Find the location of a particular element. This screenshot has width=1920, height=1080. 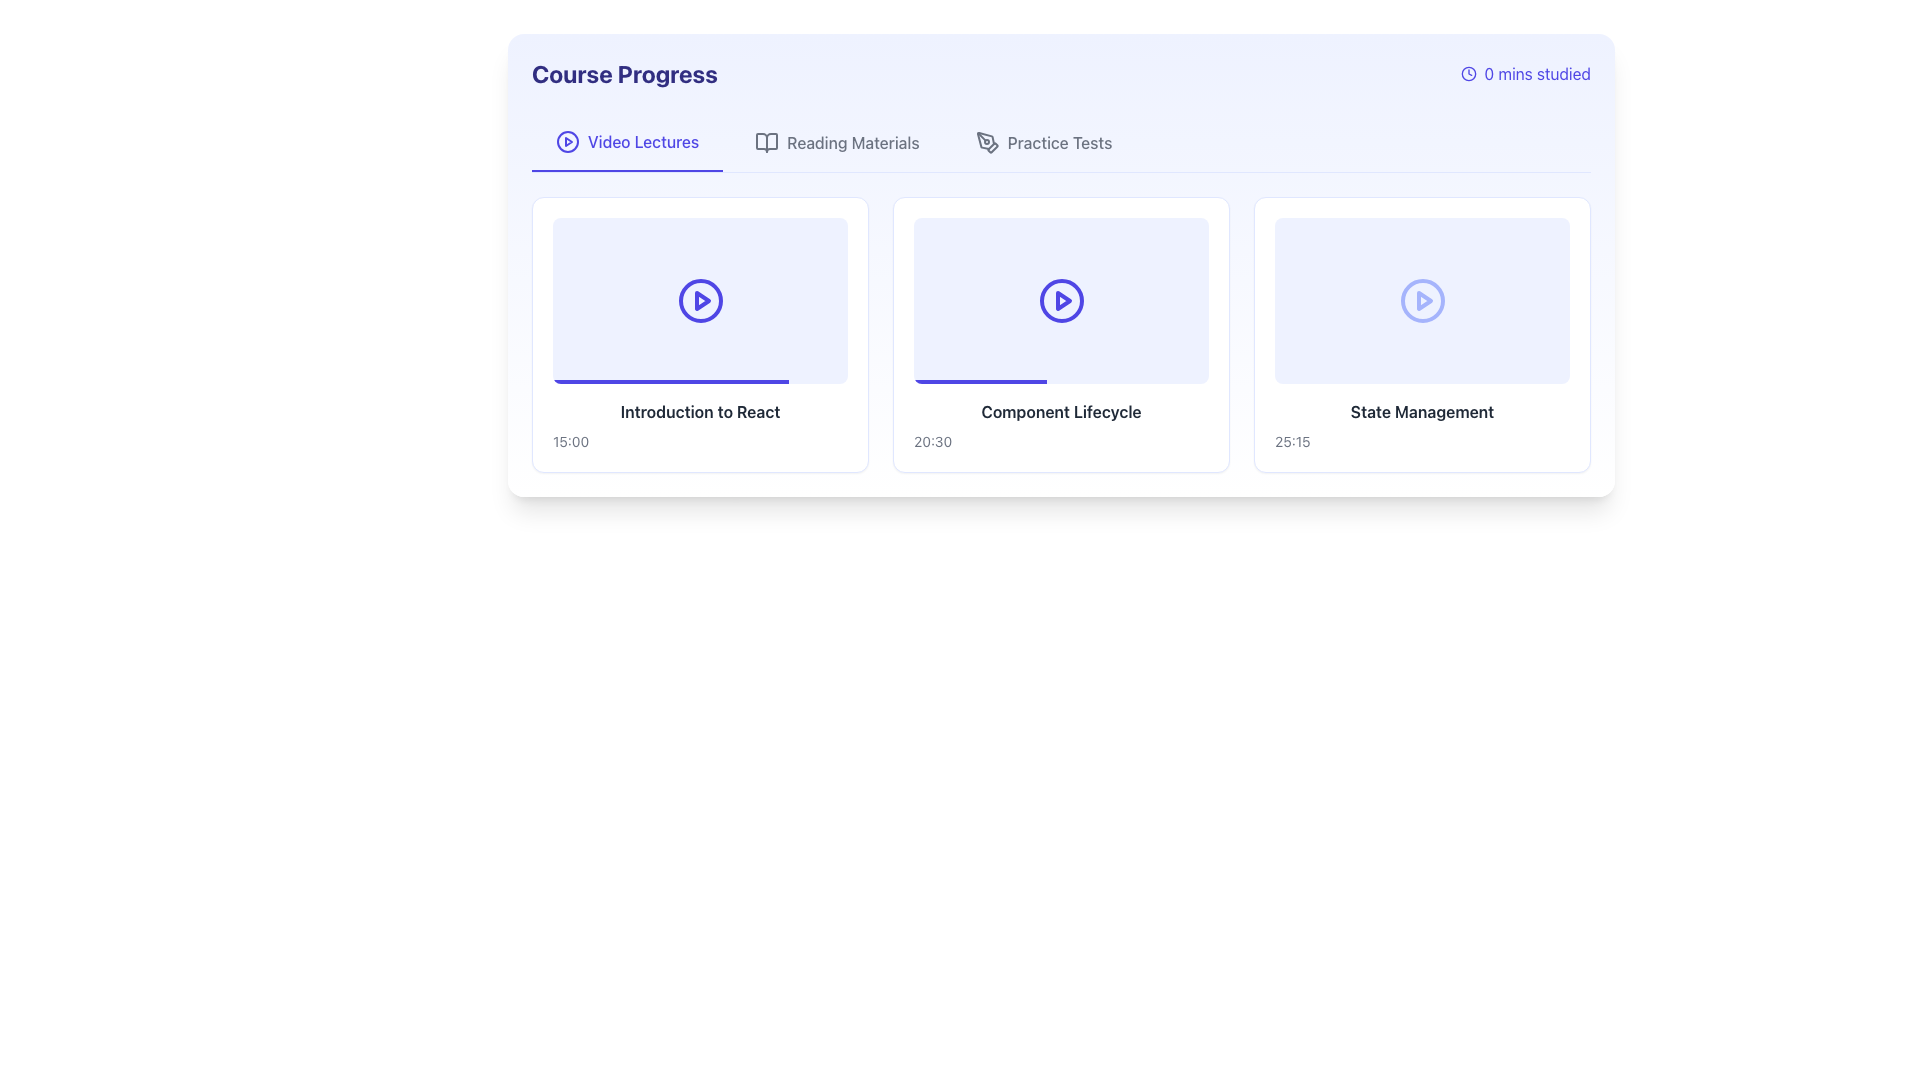

the circular outline of the play button located in the third video card titled 'State Management', which is positioned above the label '25:15' is located at coordinates (1421, 300).